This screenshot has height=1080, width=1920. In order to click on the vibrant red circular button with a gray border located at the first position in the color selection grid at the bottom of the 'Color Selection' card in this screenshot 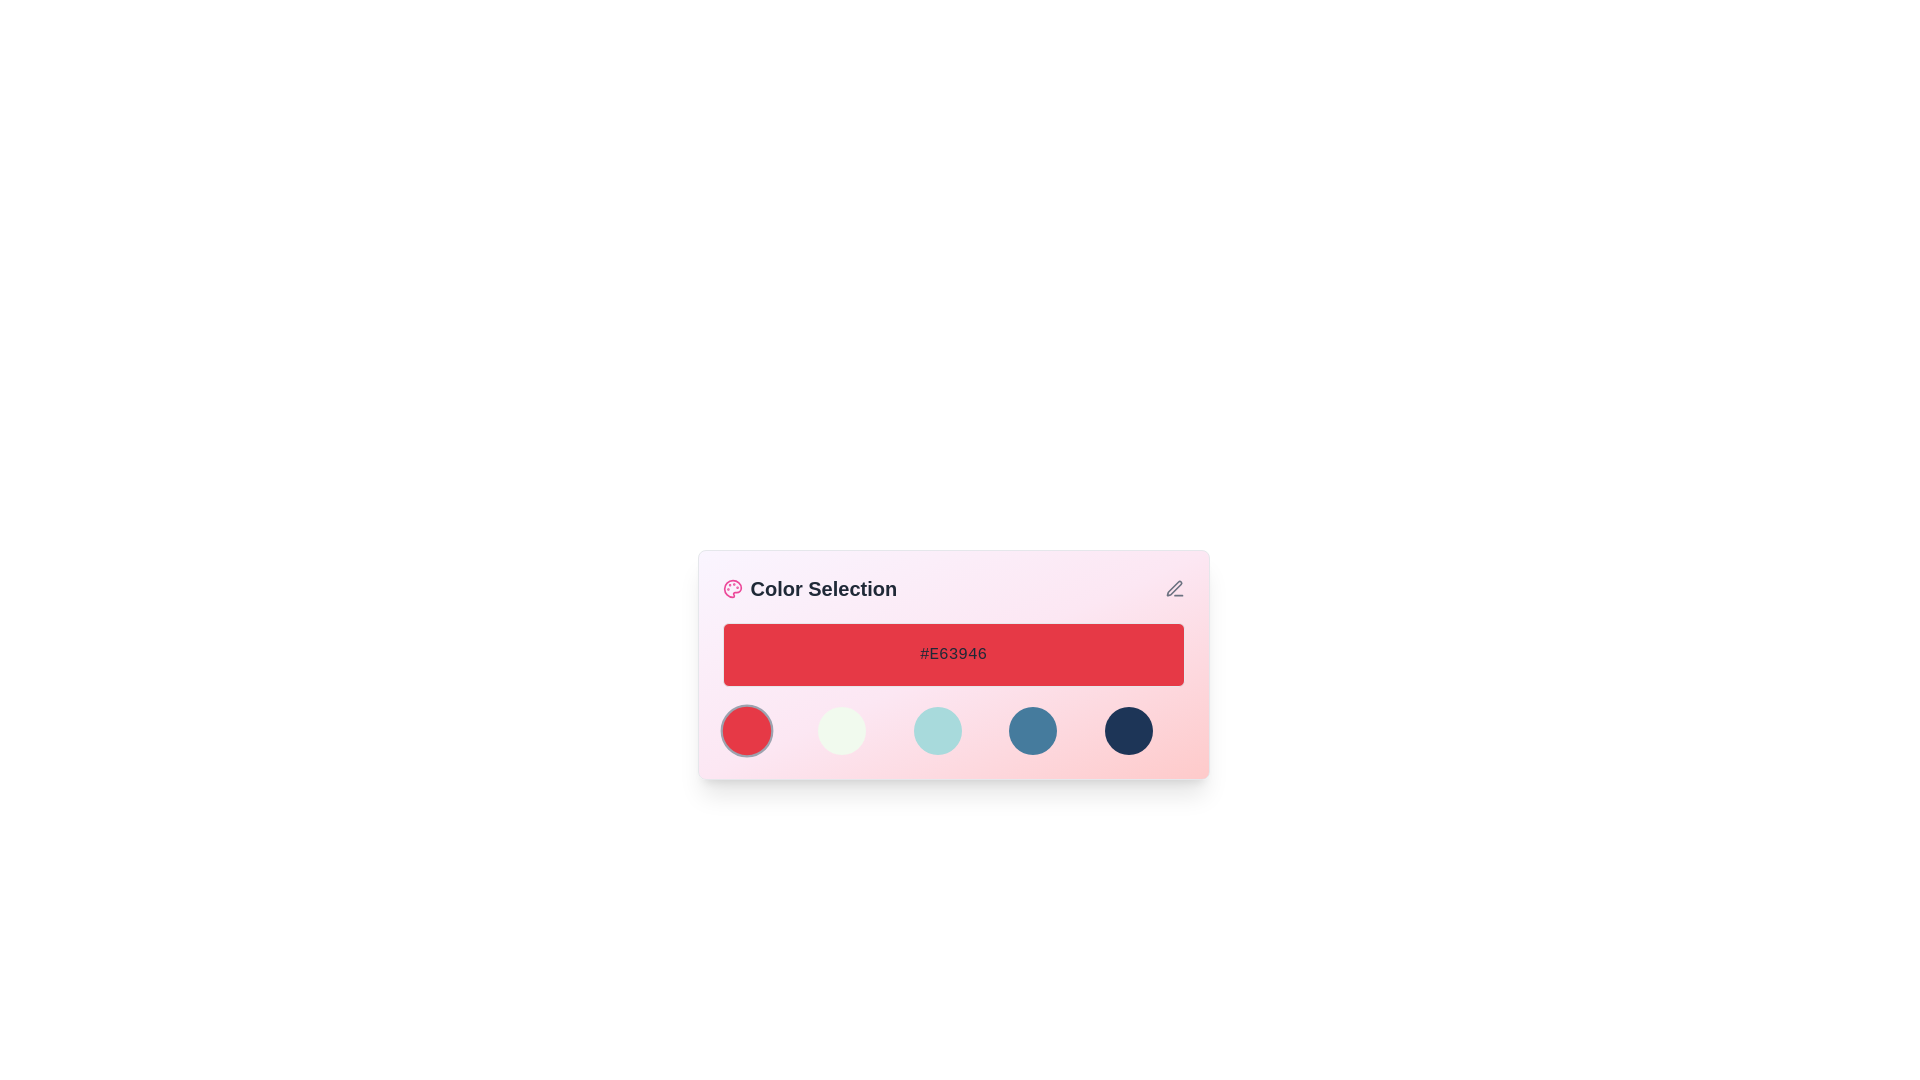, I will do `click(745, 731)`.